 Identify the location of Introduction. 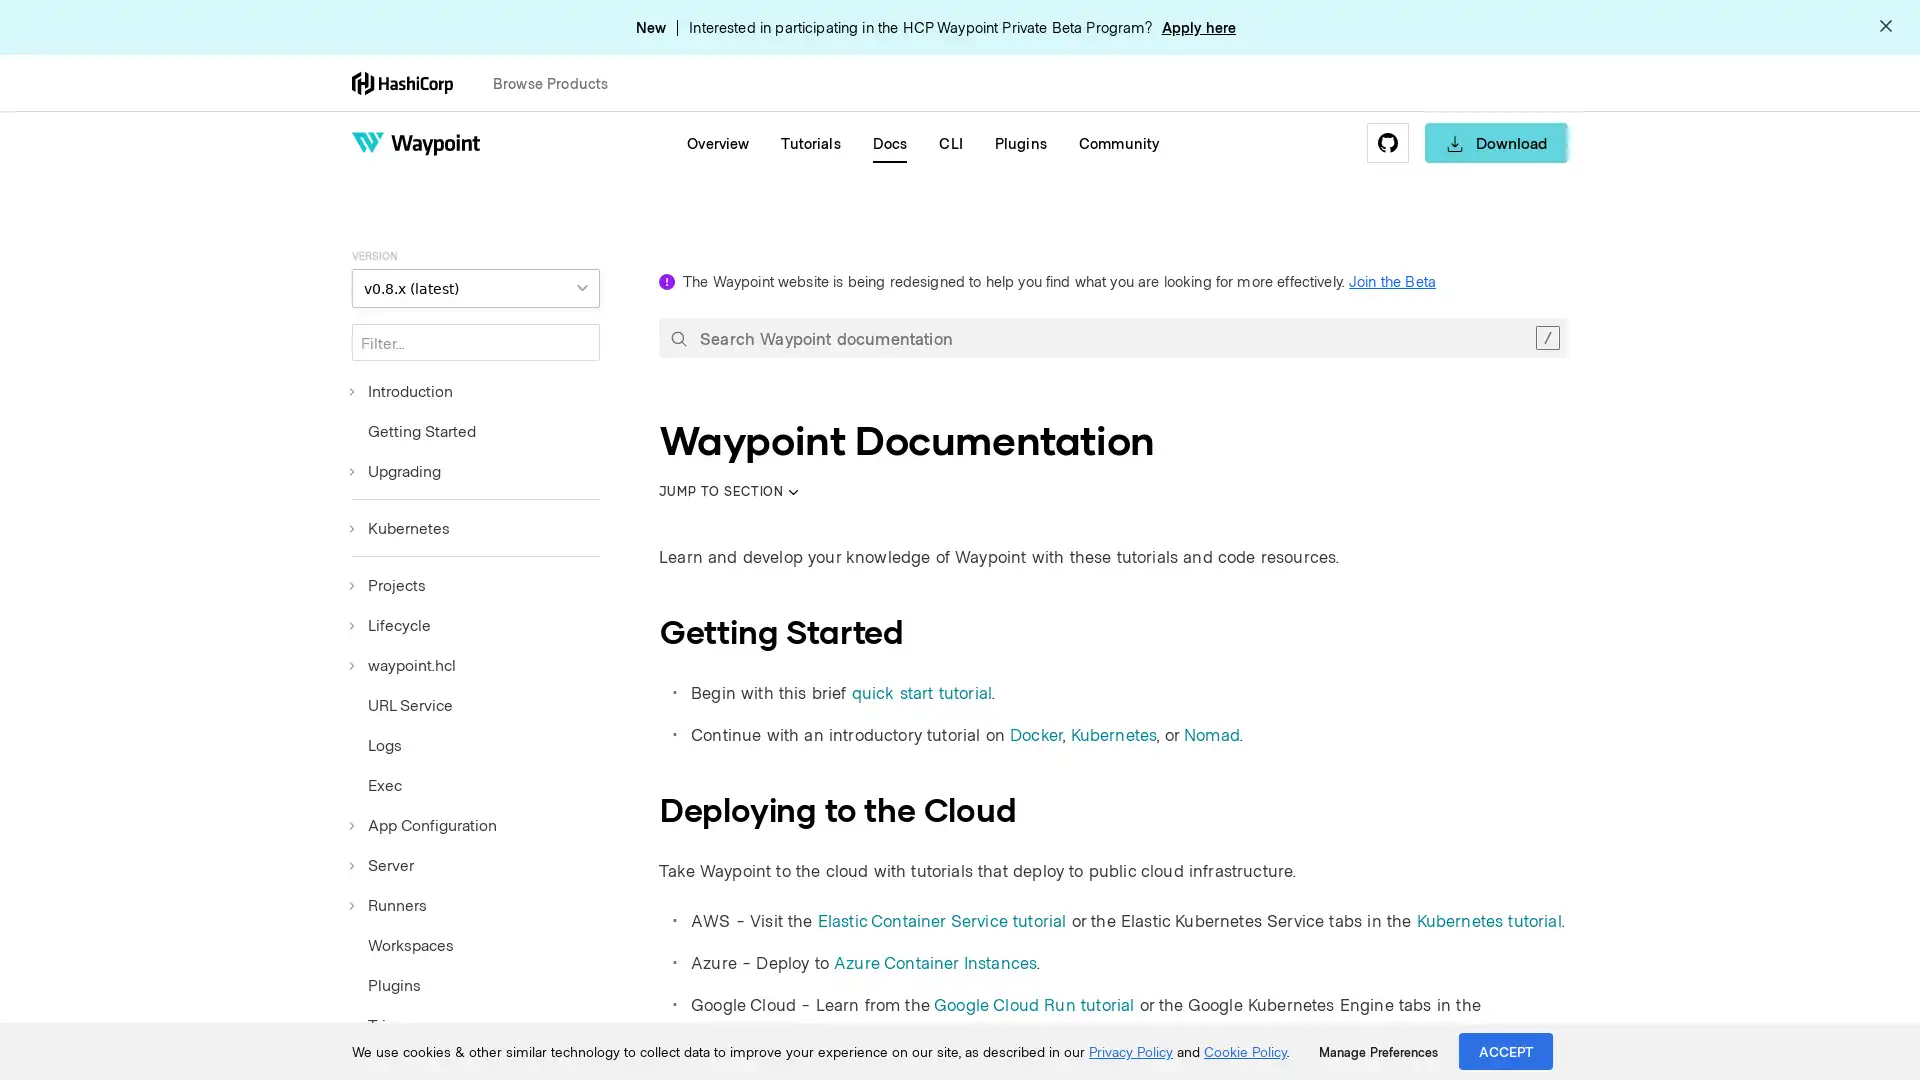
(401, 390).